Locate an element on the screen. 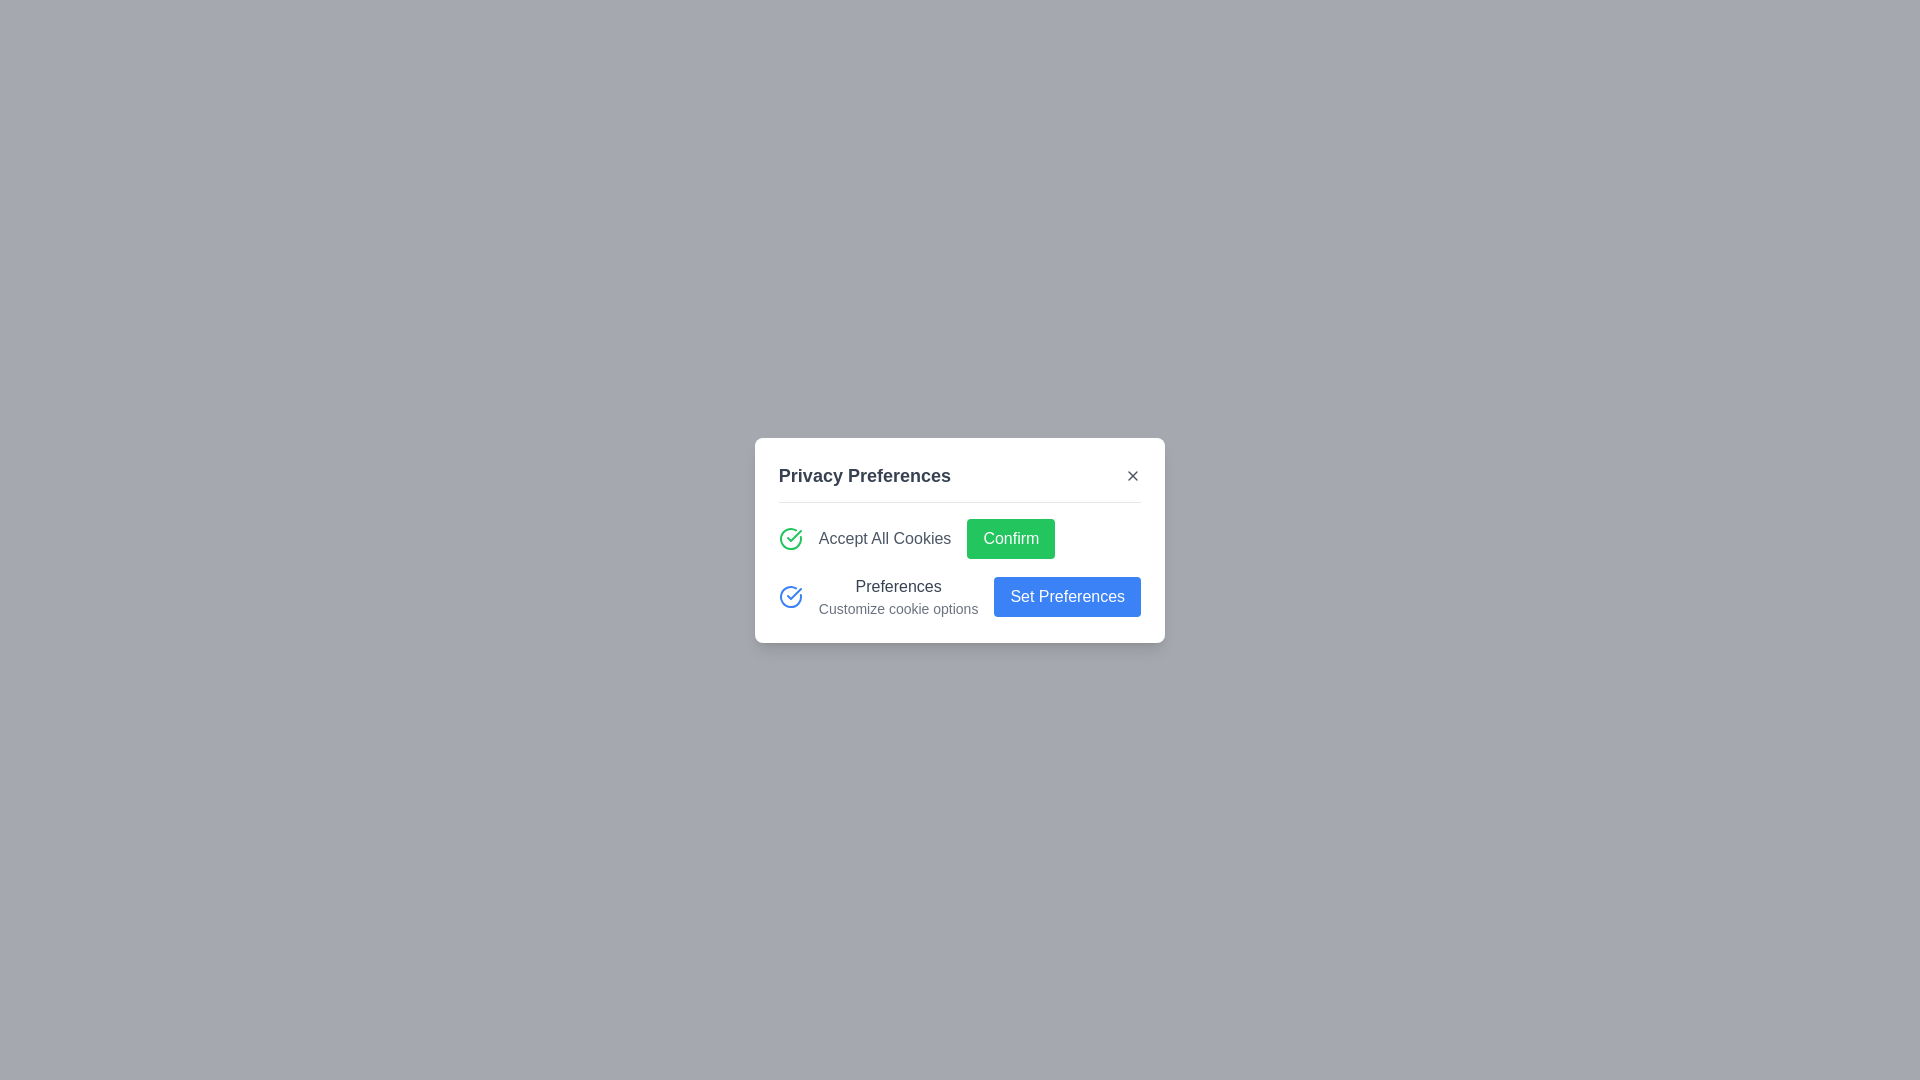  'Set Preferences' button to open the preferences customization dialog is located at coordinates (1066, 595).